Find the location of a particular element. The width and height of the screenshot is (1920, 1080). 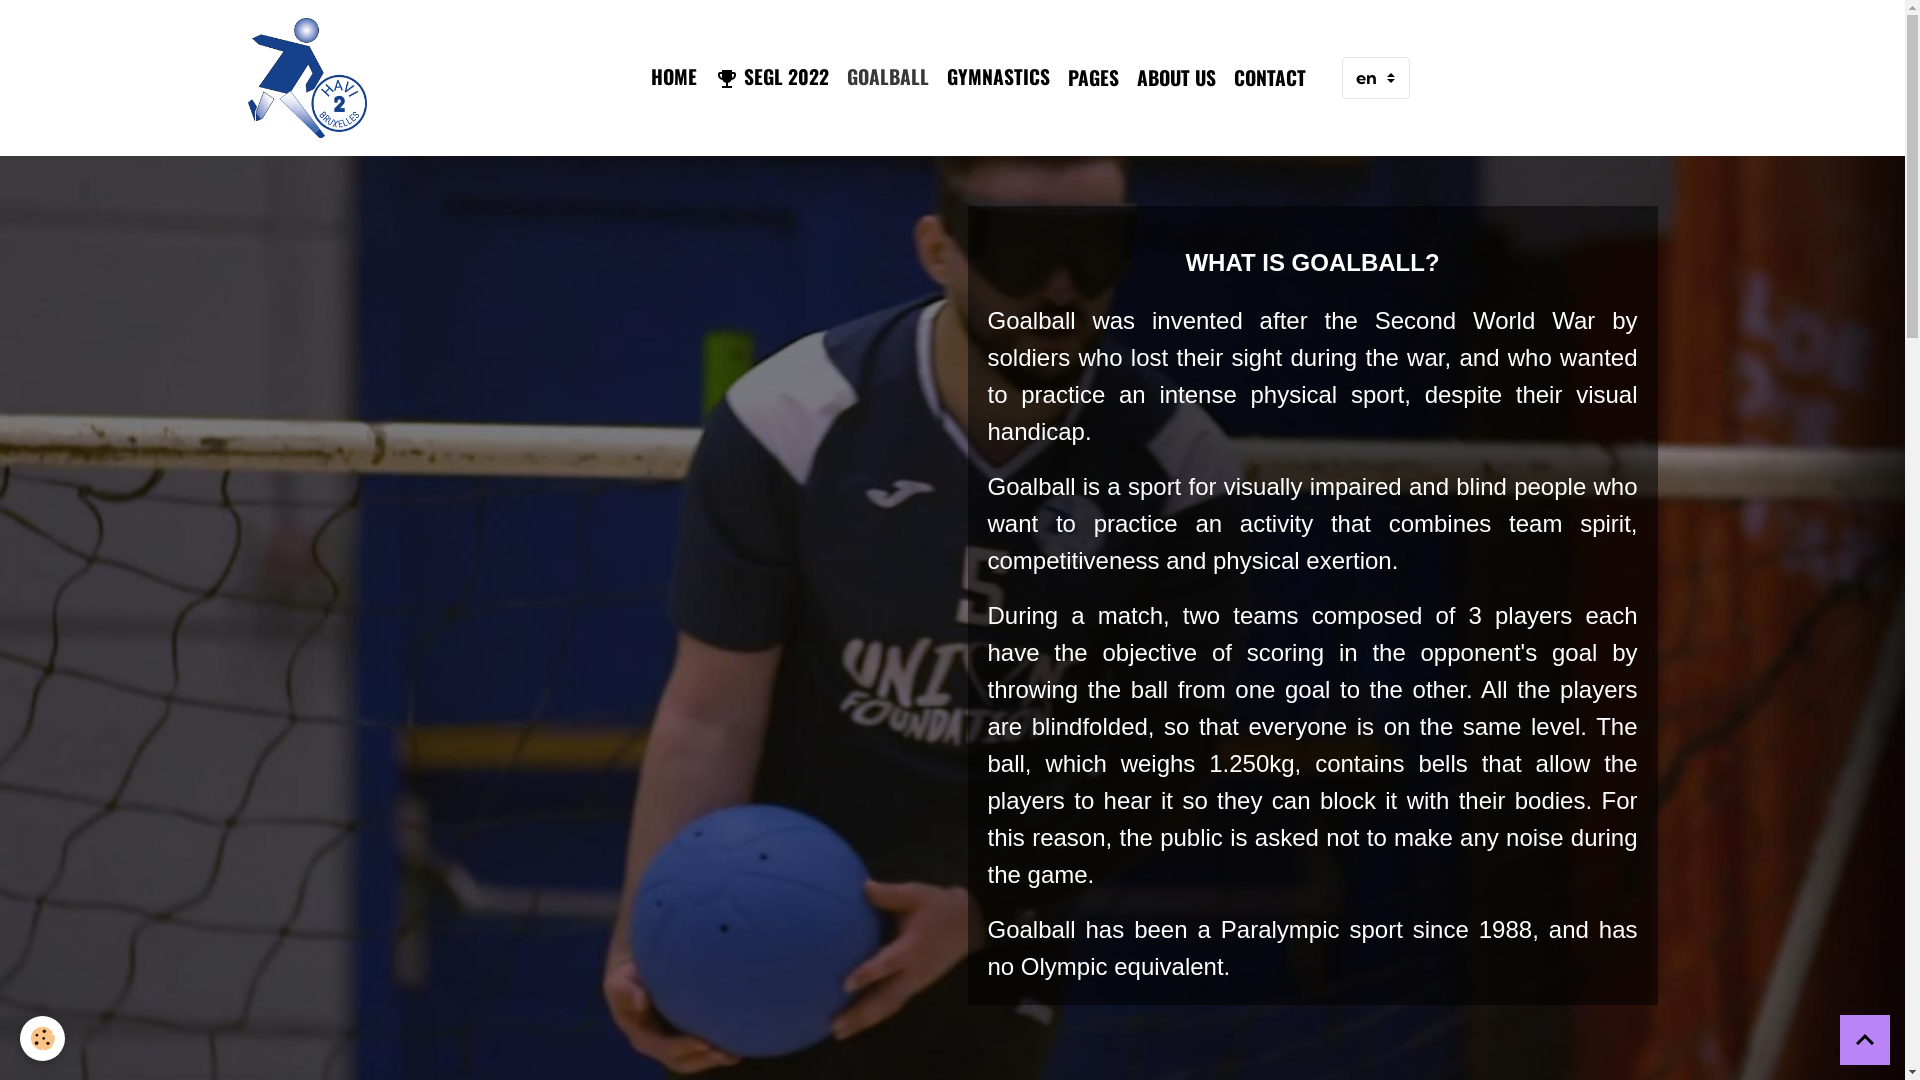

'GYMNASTICS' is located at coordinates (998, 75).